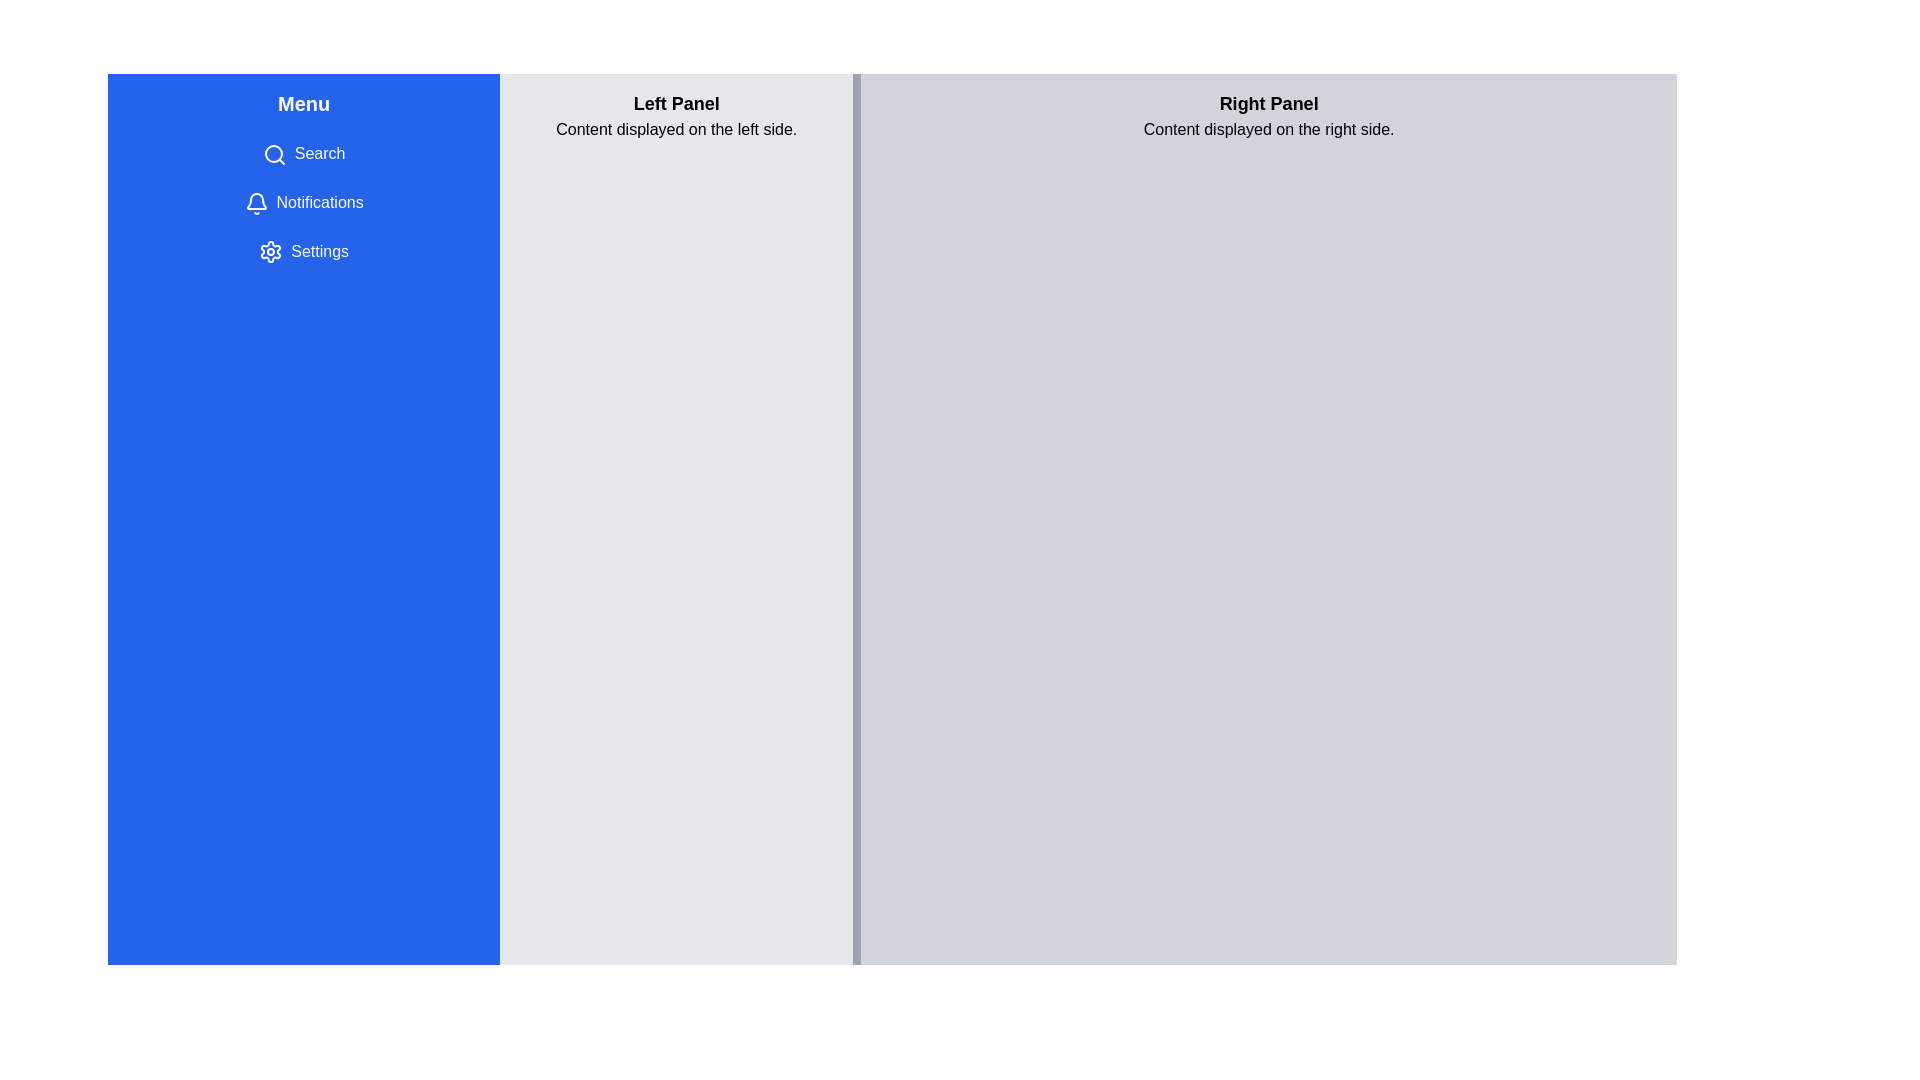  I want to click on the static text element displaying a descriptive message in the Right Panel section, located below the header 'Right Panel.', so click(1268, 130).